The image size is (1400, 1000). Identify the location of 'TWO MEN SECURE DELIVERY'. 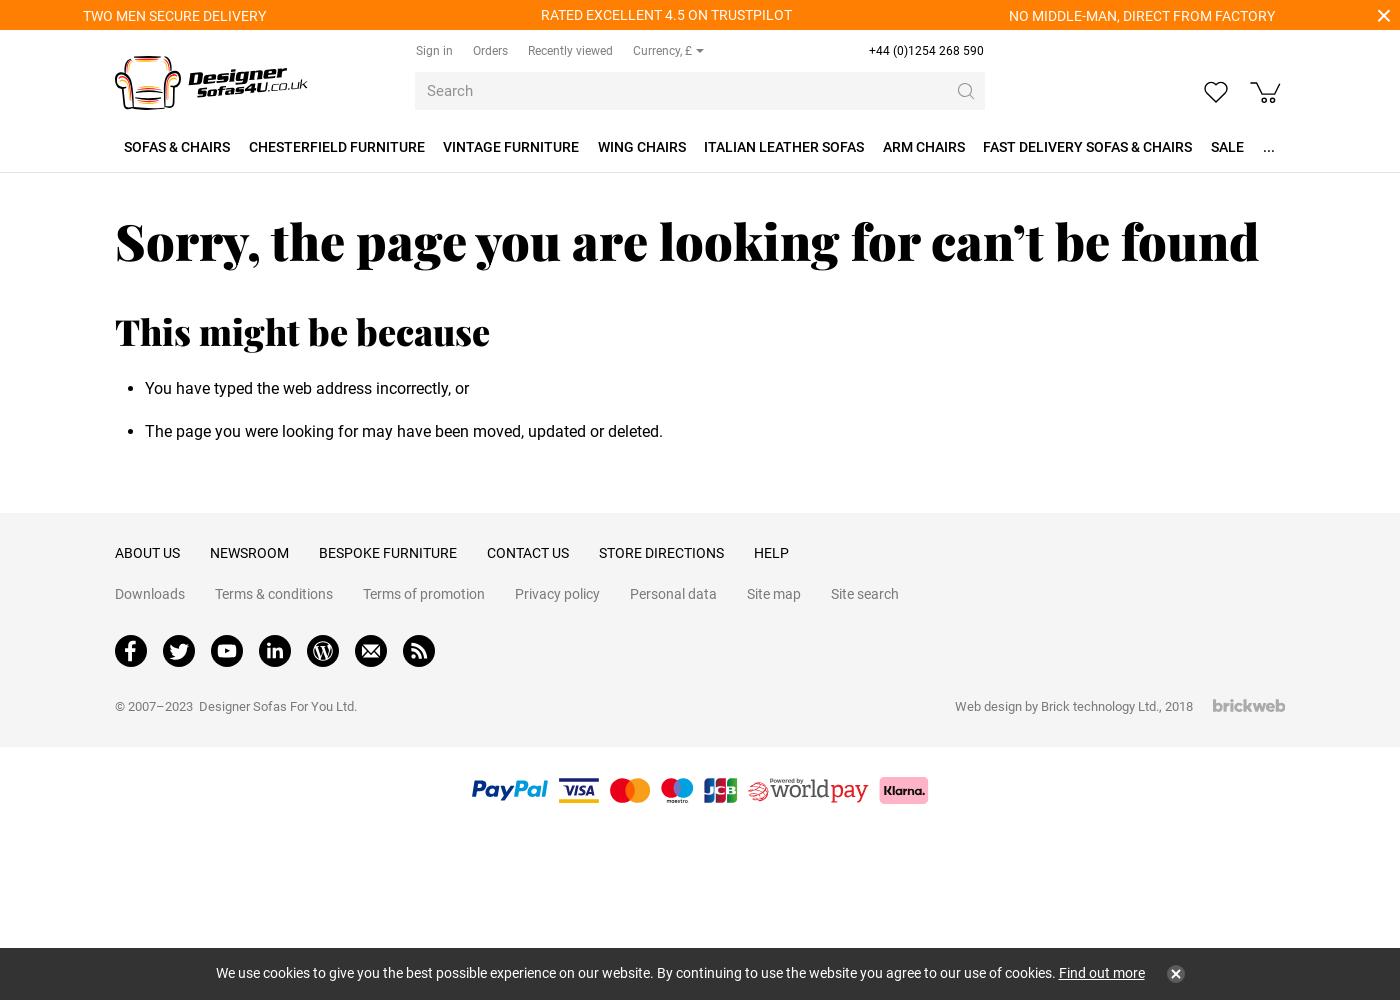
(174, 15).